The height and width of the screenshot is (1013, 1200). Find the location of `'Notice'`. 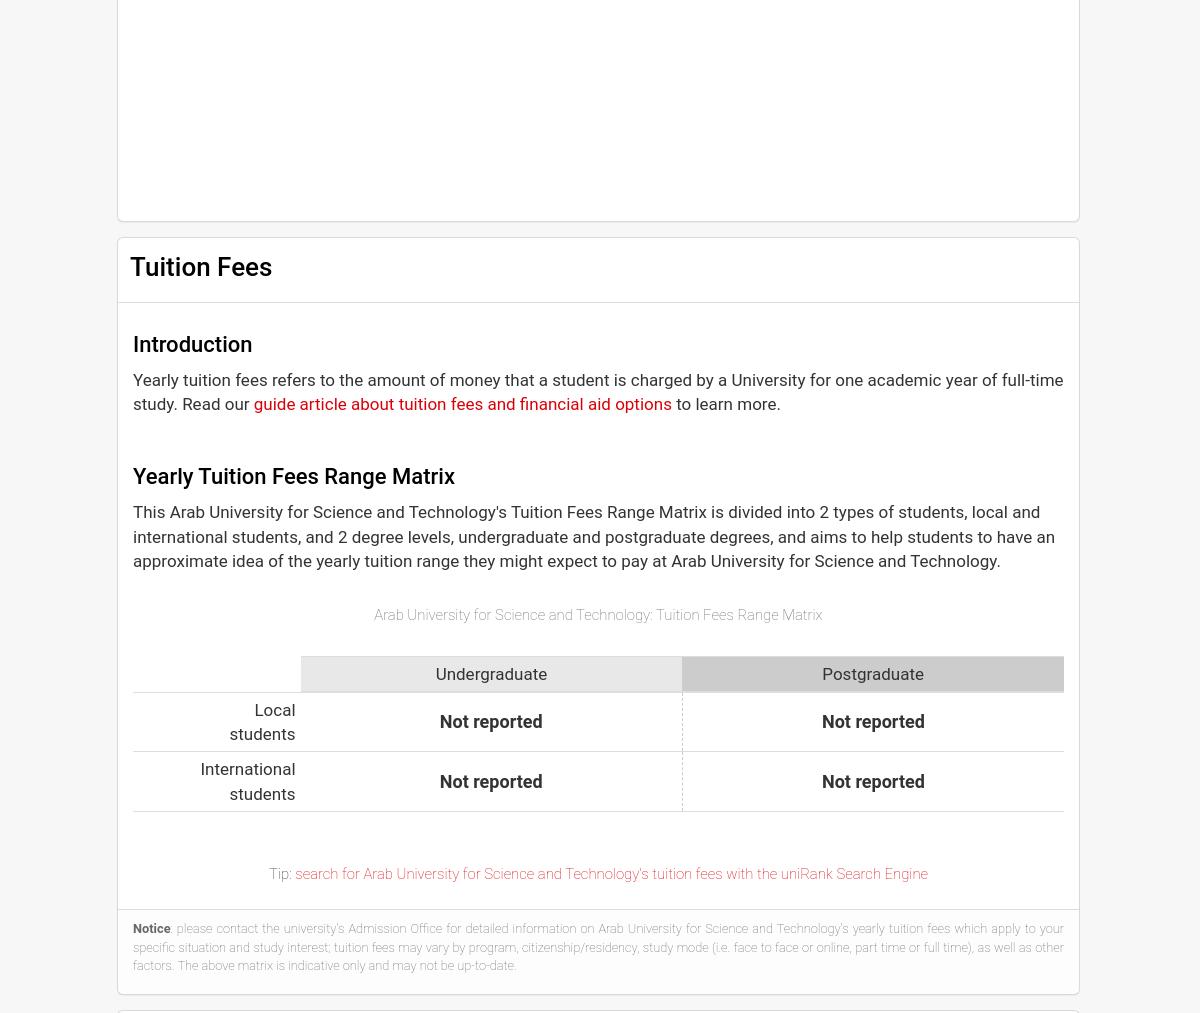

'Notice' is located at coordinates (150, 928).